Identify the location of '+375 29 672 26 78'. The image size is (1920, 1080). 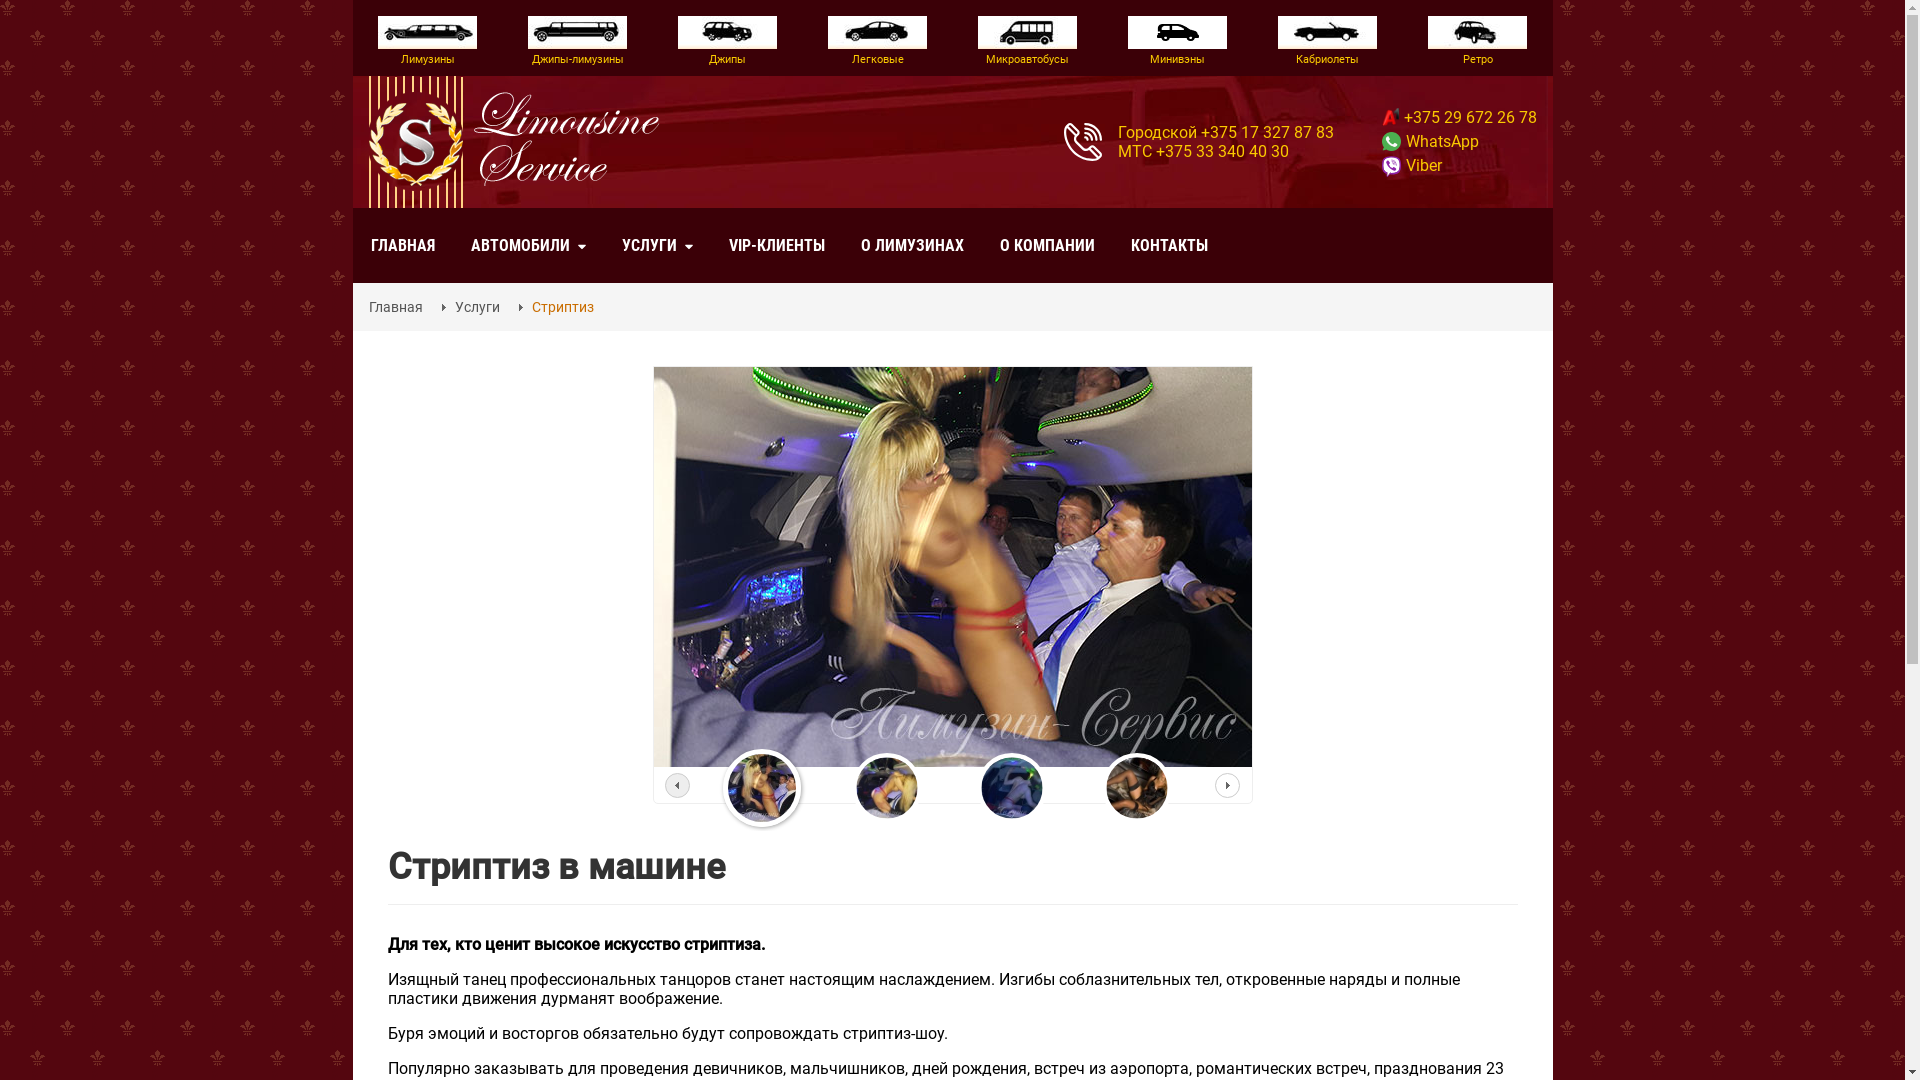
(1459, 117).